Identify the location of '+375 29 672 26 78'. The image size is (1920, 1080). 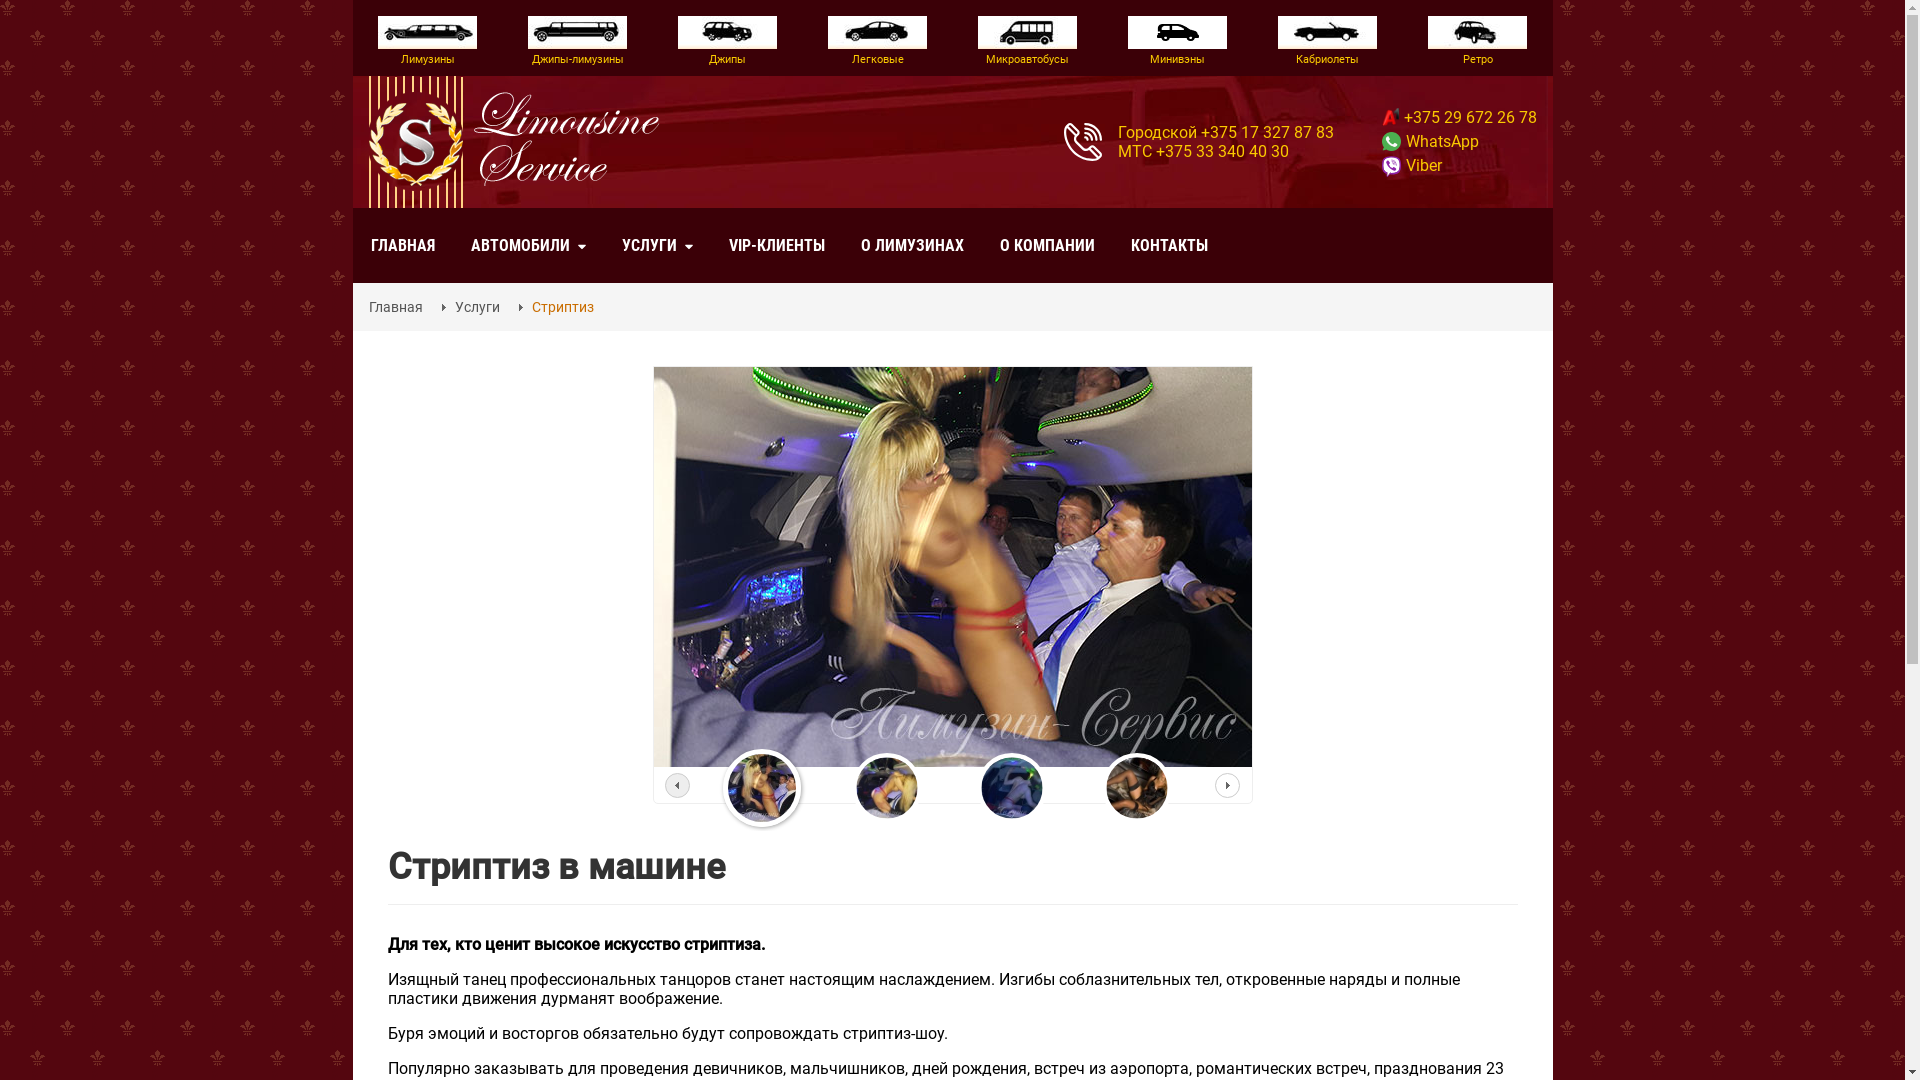
(1459, 117).